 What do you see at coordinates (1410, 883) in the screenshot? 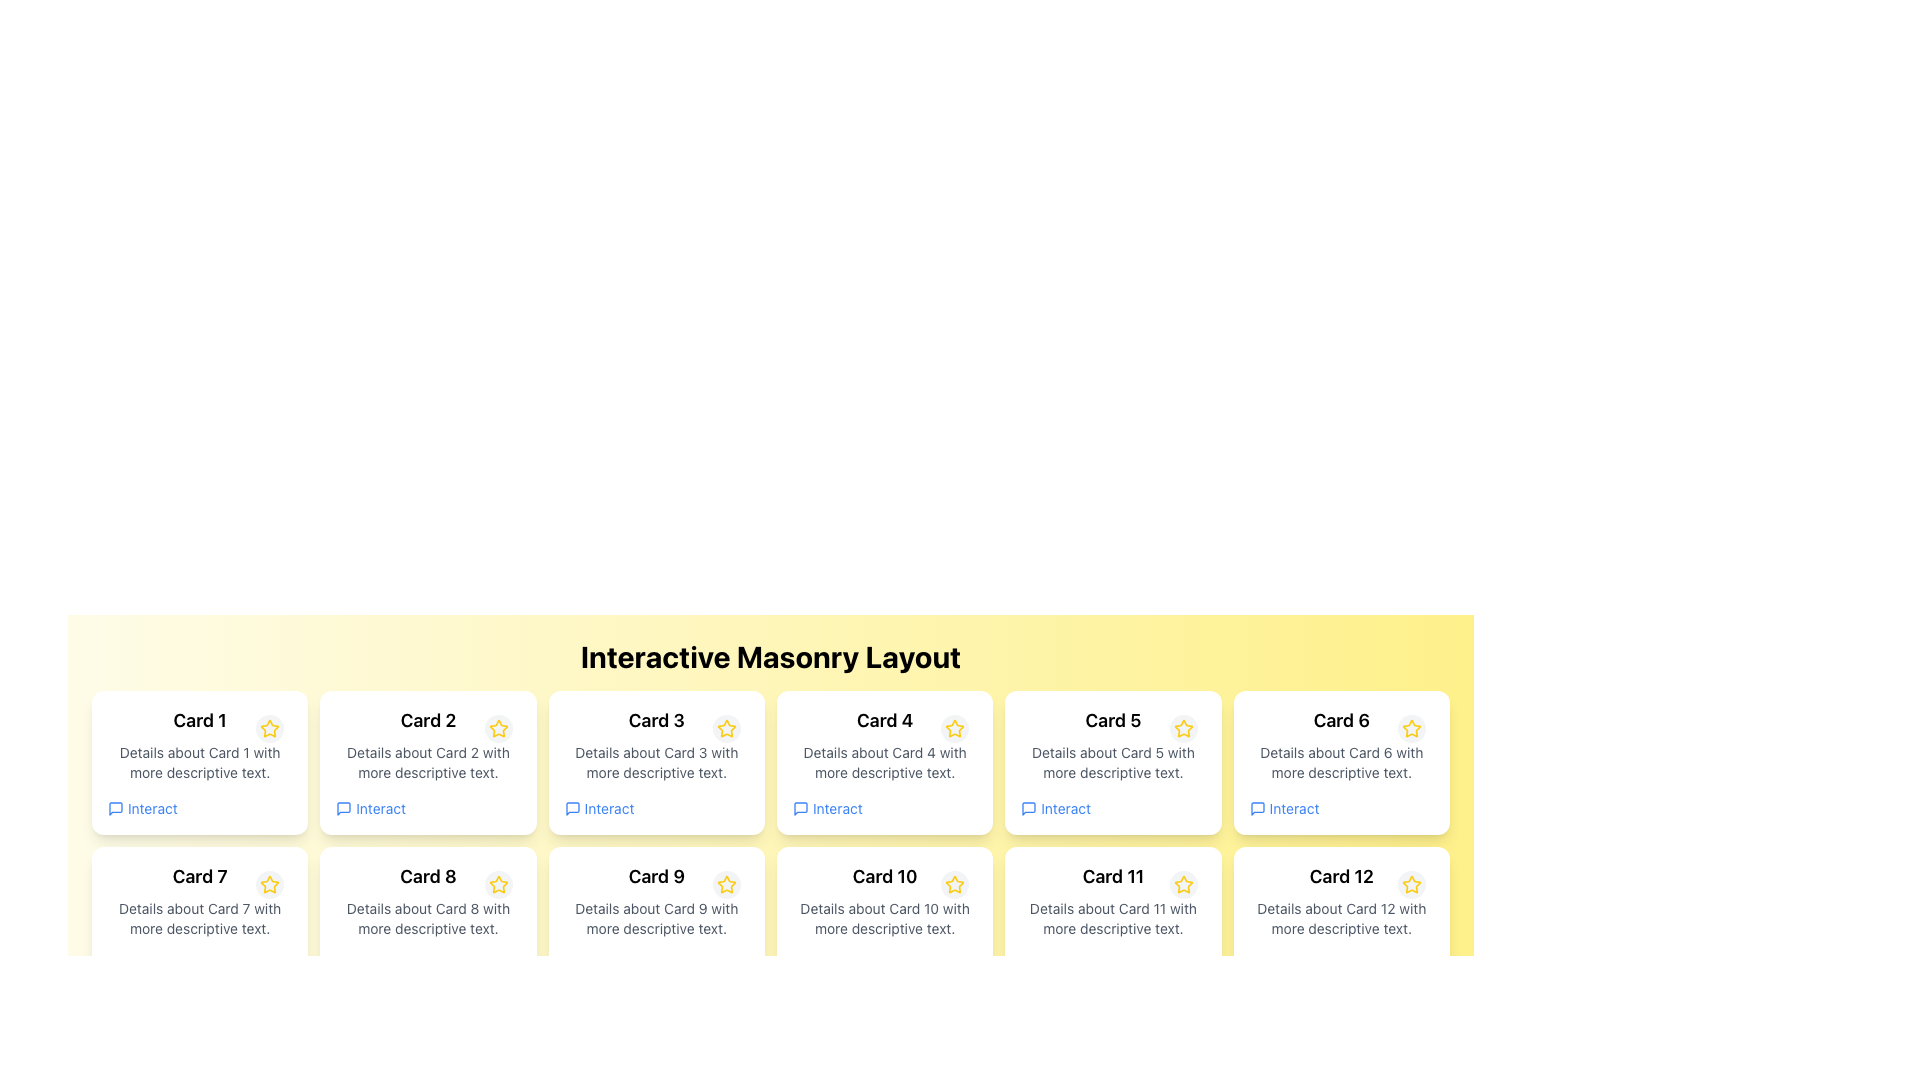
I see `the favorite icon located in the top-right corner of 'Card 12' to trigger visual feedback` at bounding box center [1410, 883].